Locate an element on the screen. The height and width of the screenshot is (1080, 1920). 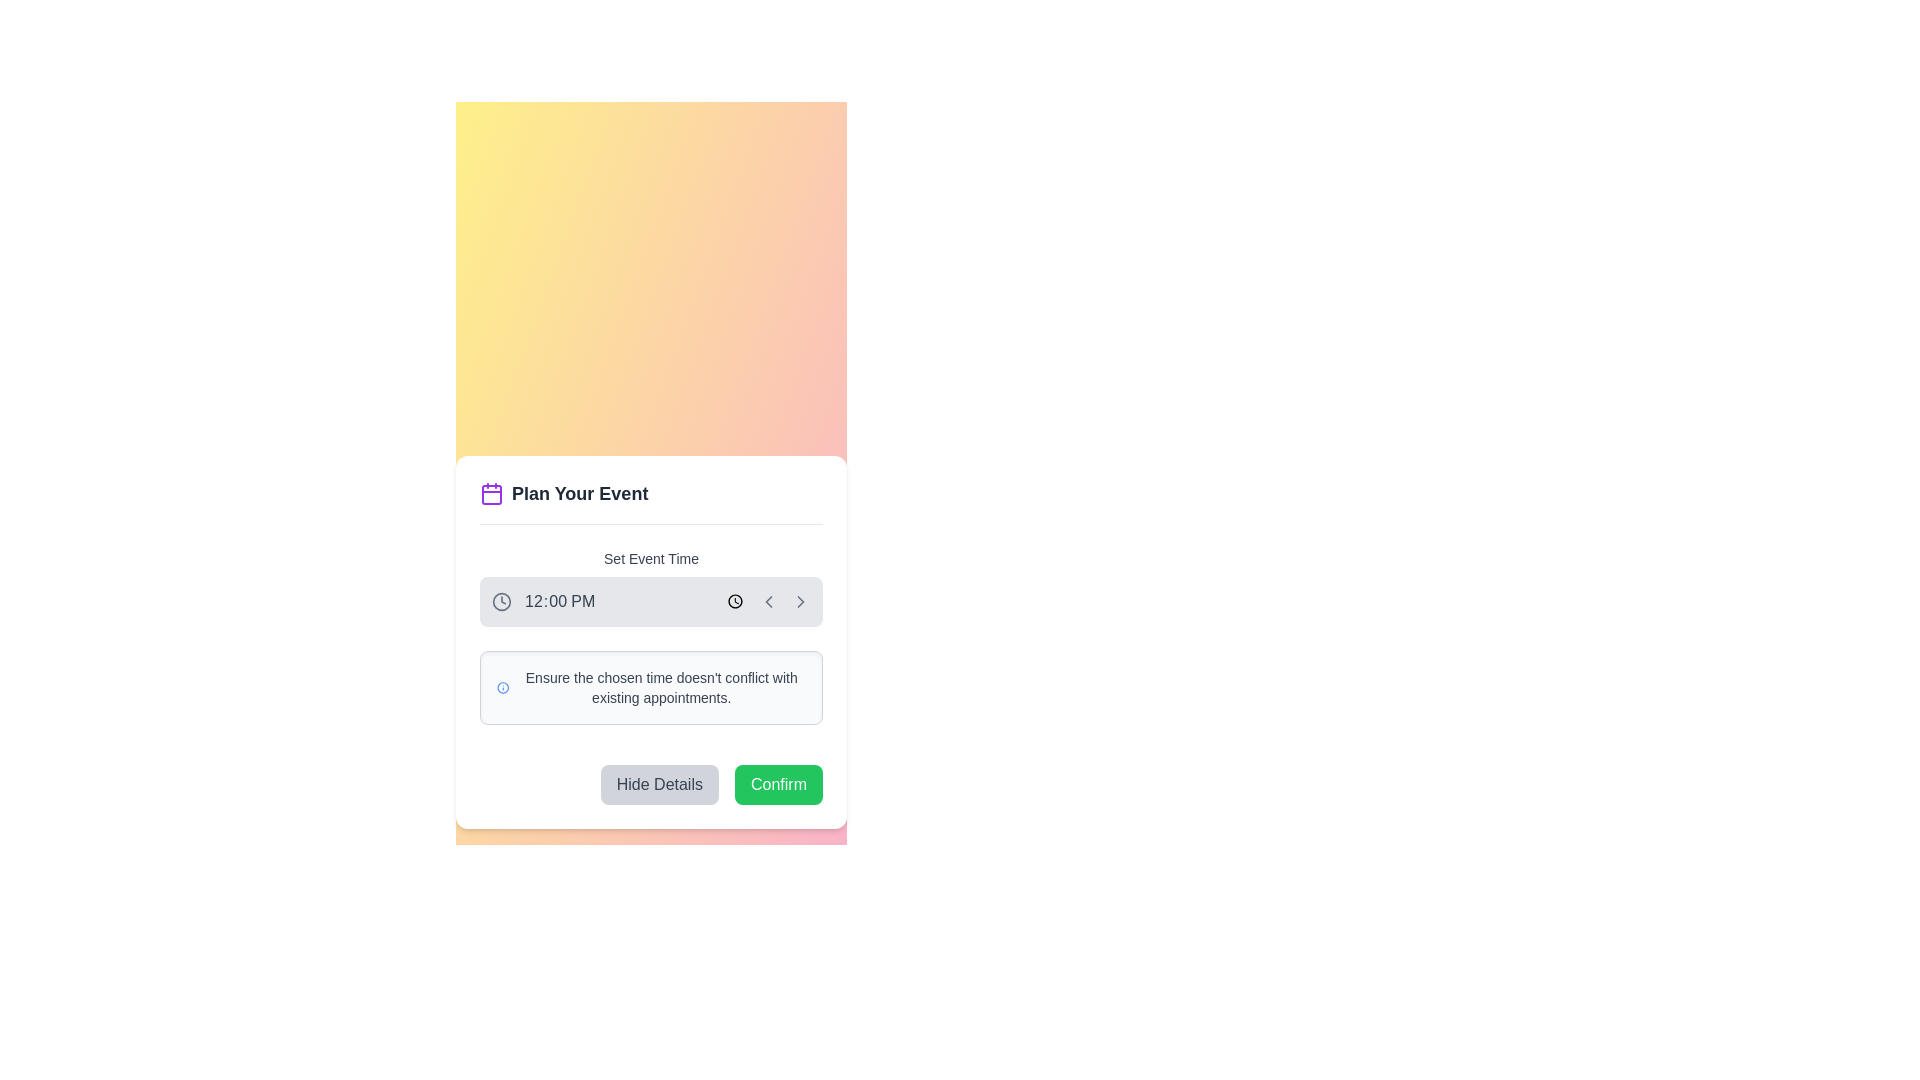
informational message displayed below the time selection dropdown, which provides guidance or warnings regarding potential conflicts for the selected time is located at coordinates (651, 686).